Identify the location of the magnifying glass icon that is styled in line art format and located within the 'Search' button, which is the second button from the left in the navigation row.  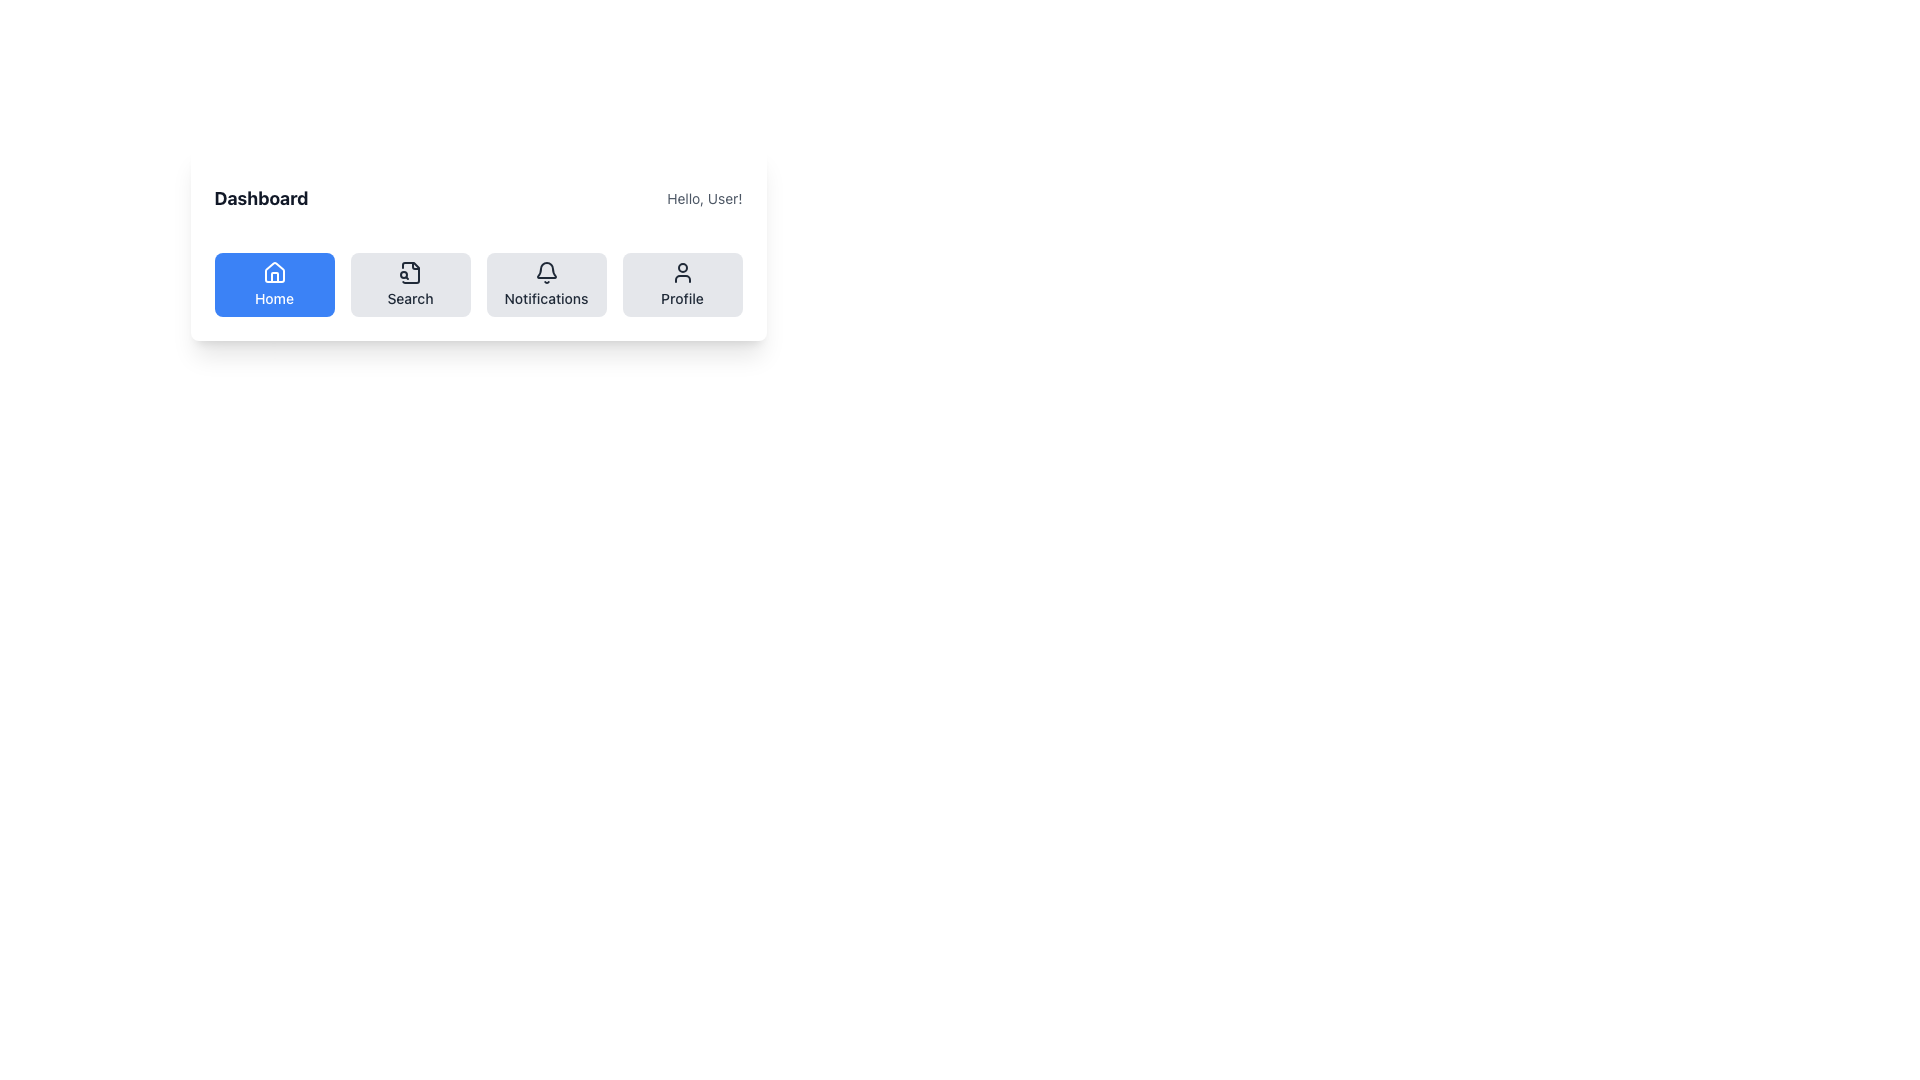
(409, 273).